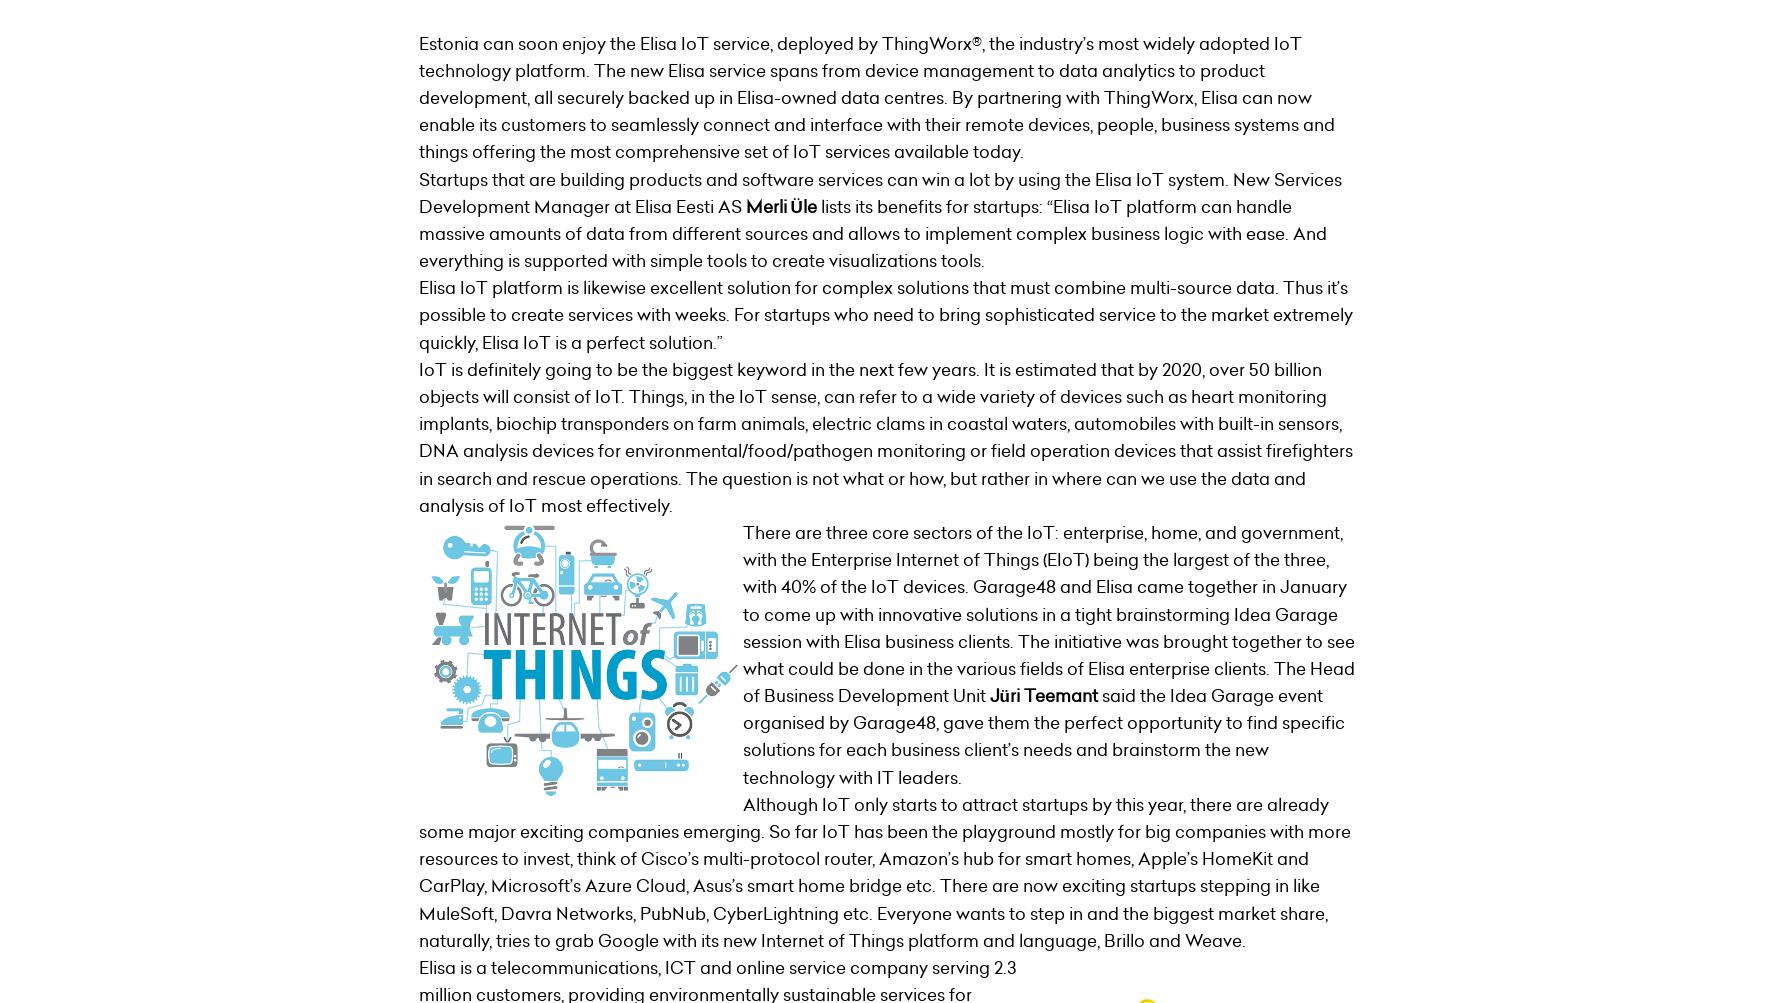 This screenshot has height=1003, width=1777. Describe the element at coordinates (883, 437) in the screenshot. I see `'IoT is definitely going to be the biggest keyword in the next few years. It is estimated that by 2020, over 50 billion objects will consist of IoT. Things, in the IoT sense, can refer to a wide variety of devices such as heart monitoring implants, biochip transponders on farm animals, electric clams in coastal waters, automobiles with built-in sensors, DNA analysis devices for environmental/food/pathogen monitoring or field operation devices that assist firefighters in search and rescue operations. The question is not what or how, but rather in where can we use the data and analysis of IoT most effectively.'` at that location.